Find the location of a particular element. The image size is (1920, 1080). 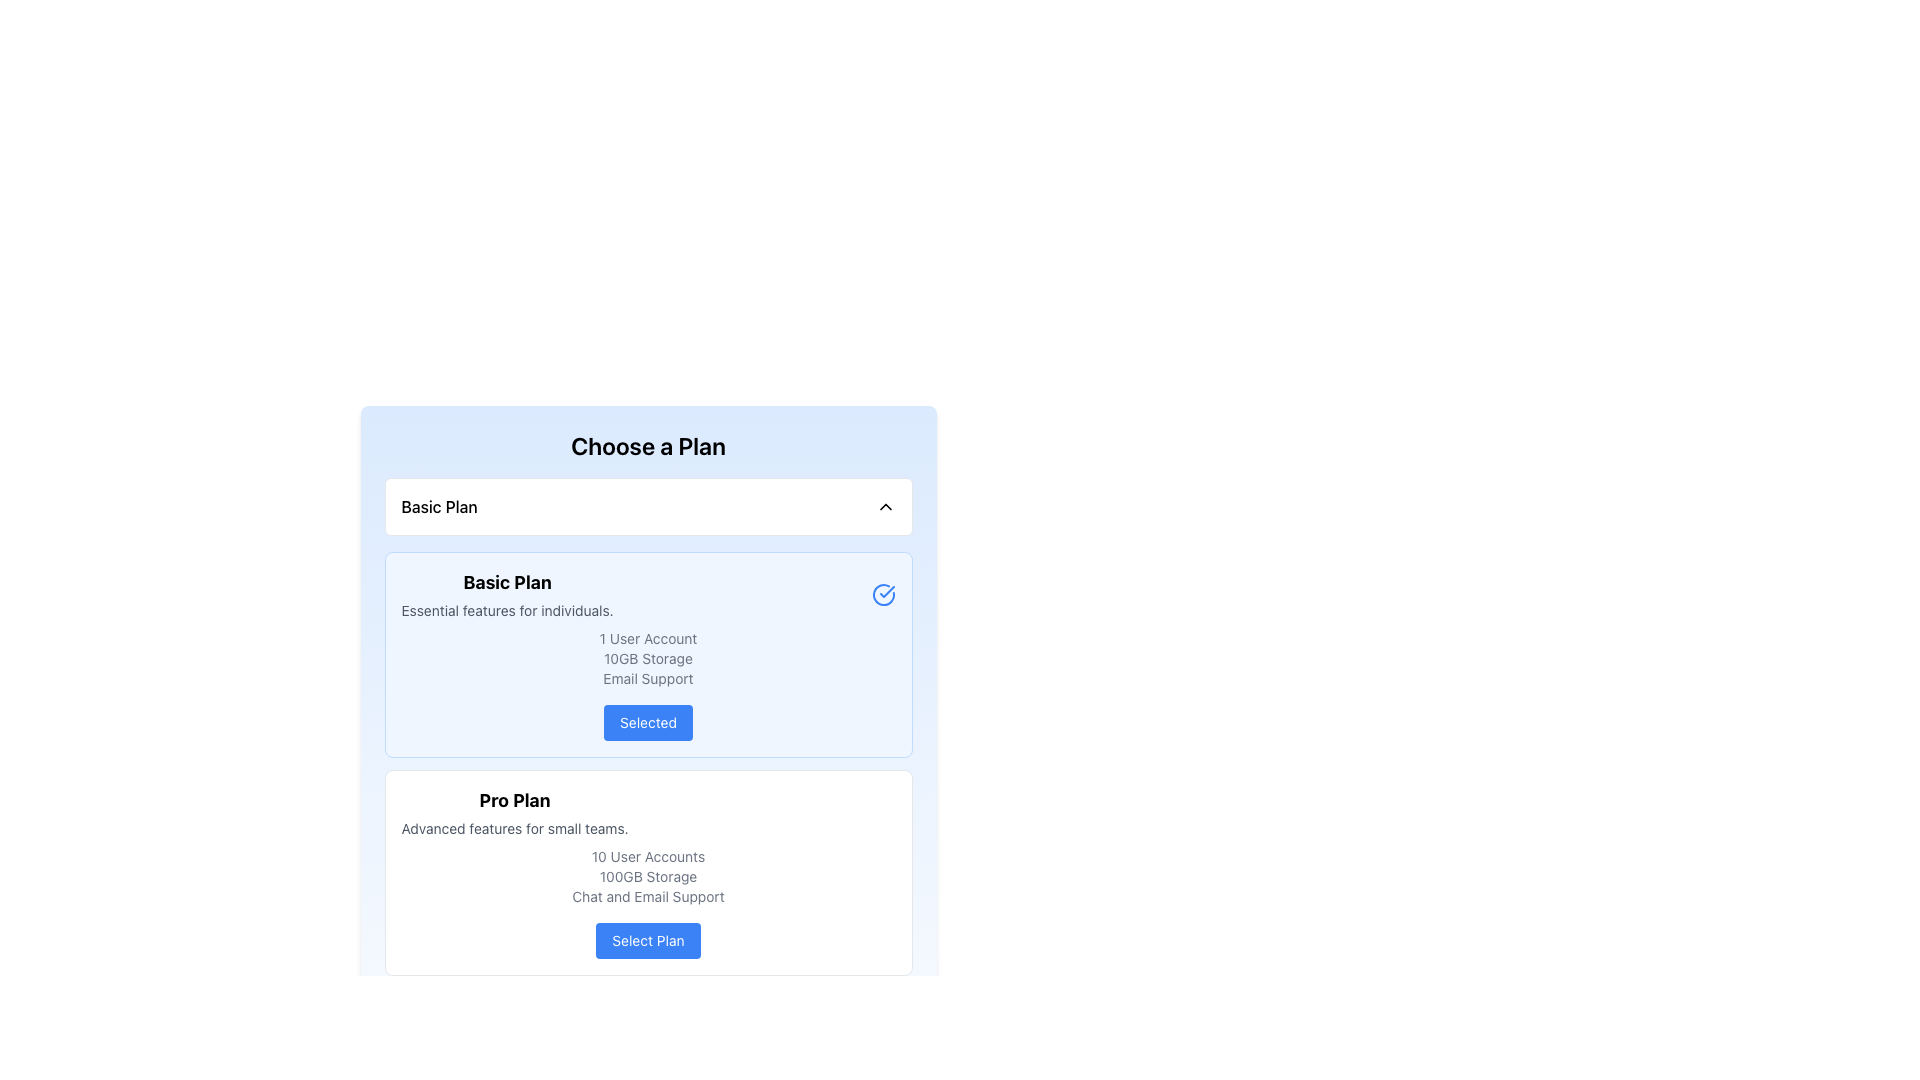

the text label indicating the 'Pro Plan' within the 'Choose a Plan' interface, which is positioned at the top-left corner of the white card for the 'Pro Plan' details is located at coordinates (515, 800).